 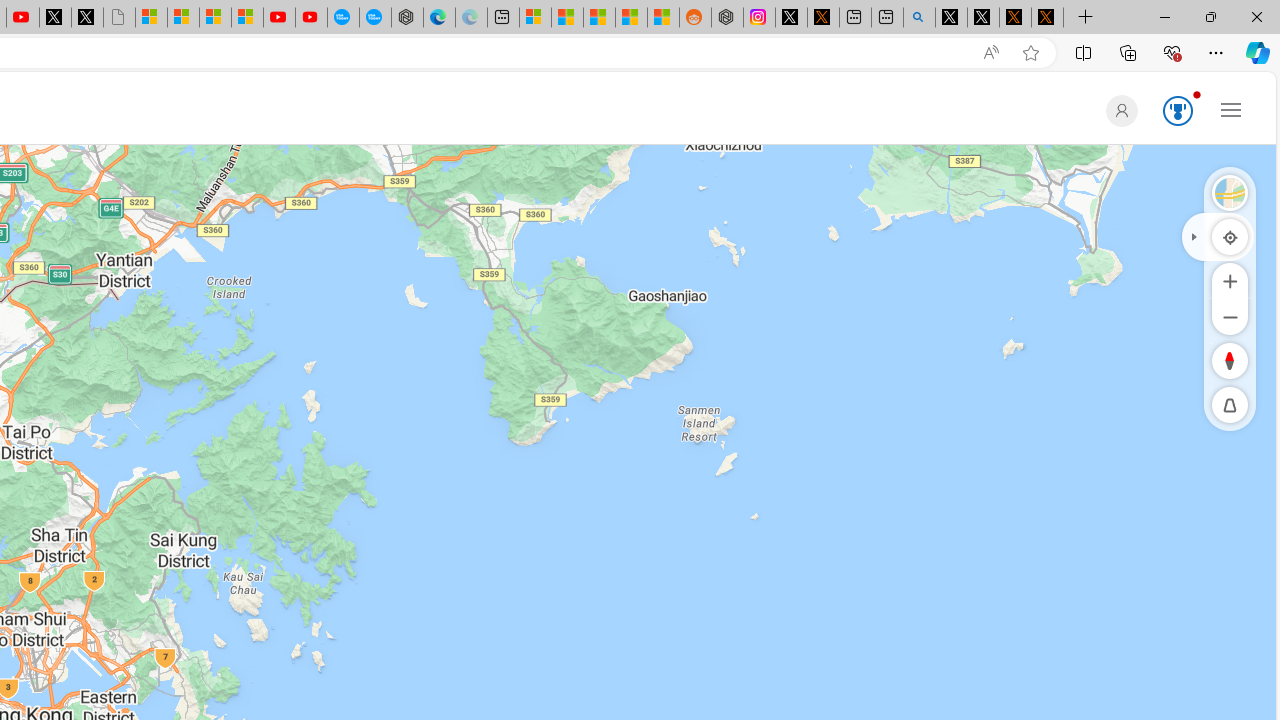 What do you see at coordinates (1229, 192) in the screenshot?
I see `'Satellite'` at bounding box center [1229, 192].